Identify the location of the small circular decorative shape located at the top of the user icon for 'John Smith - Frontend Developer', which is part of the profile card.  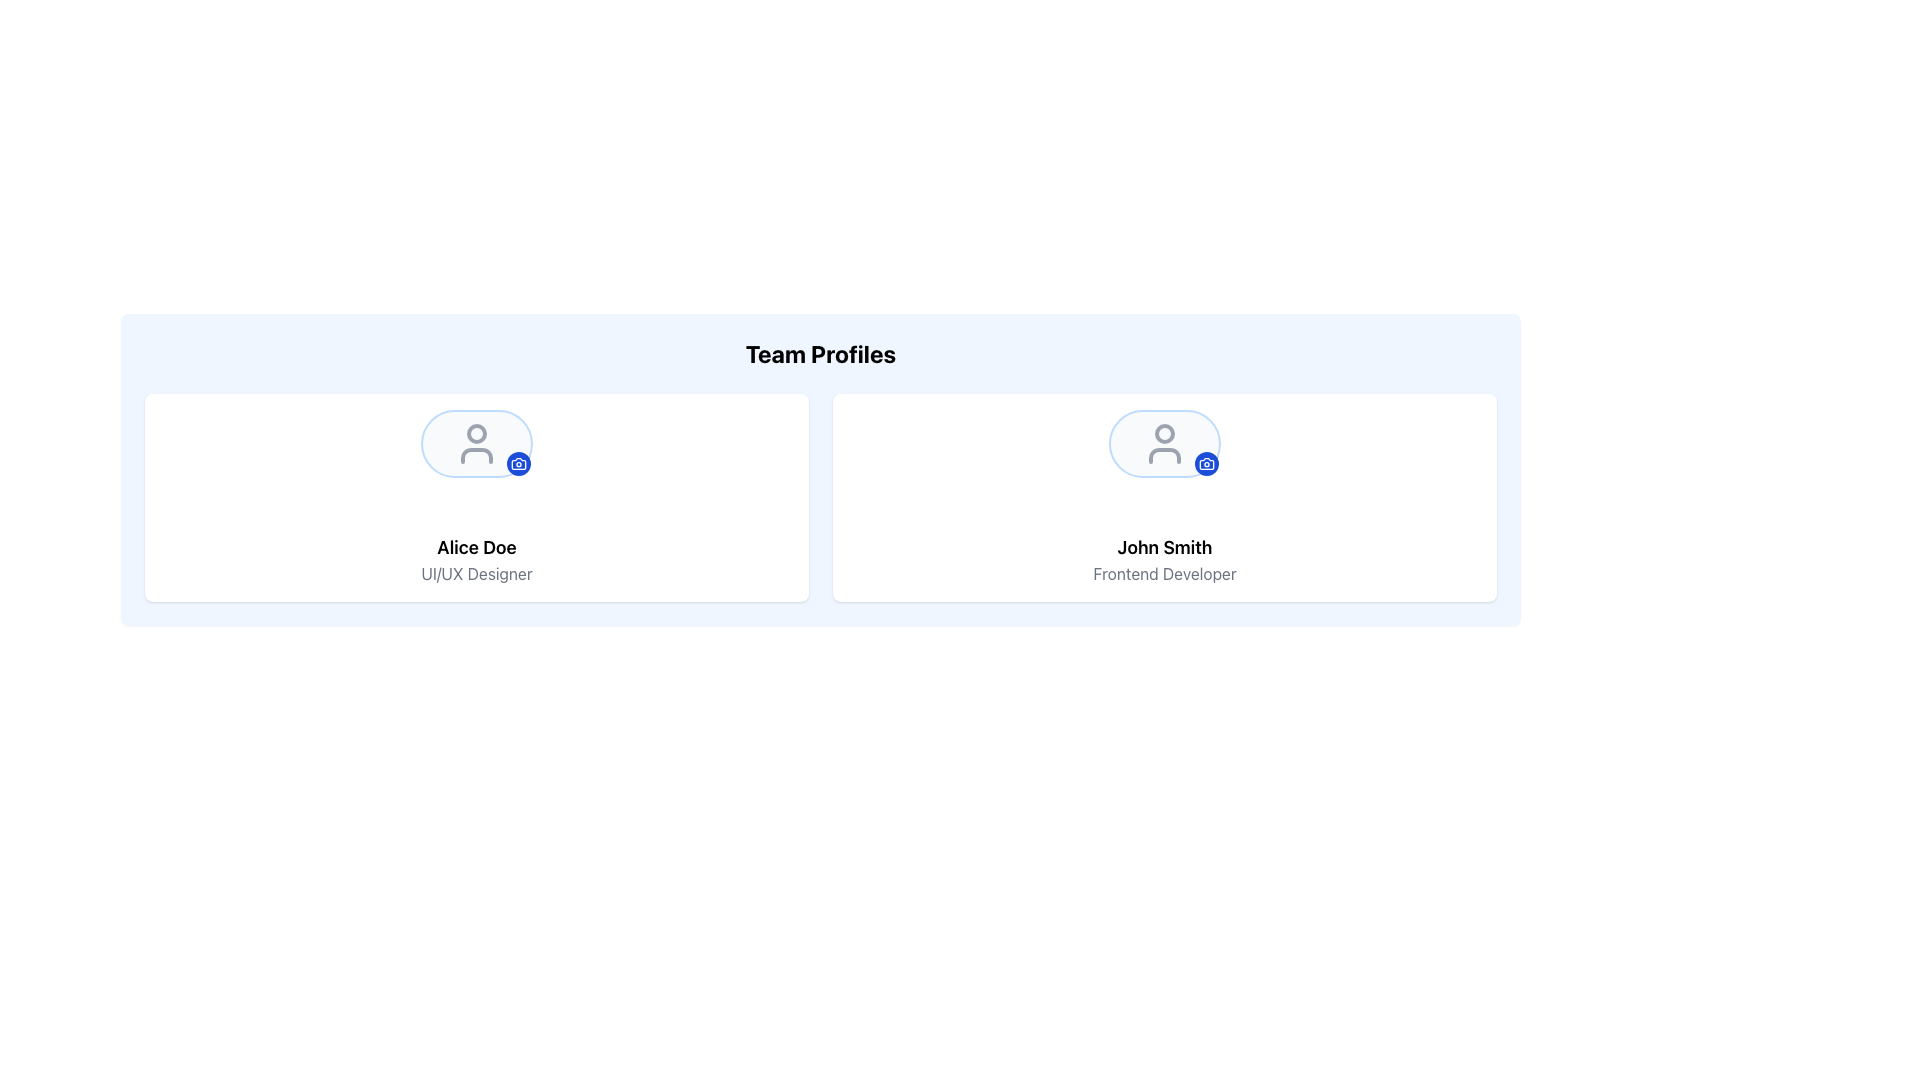
(1165, 433).